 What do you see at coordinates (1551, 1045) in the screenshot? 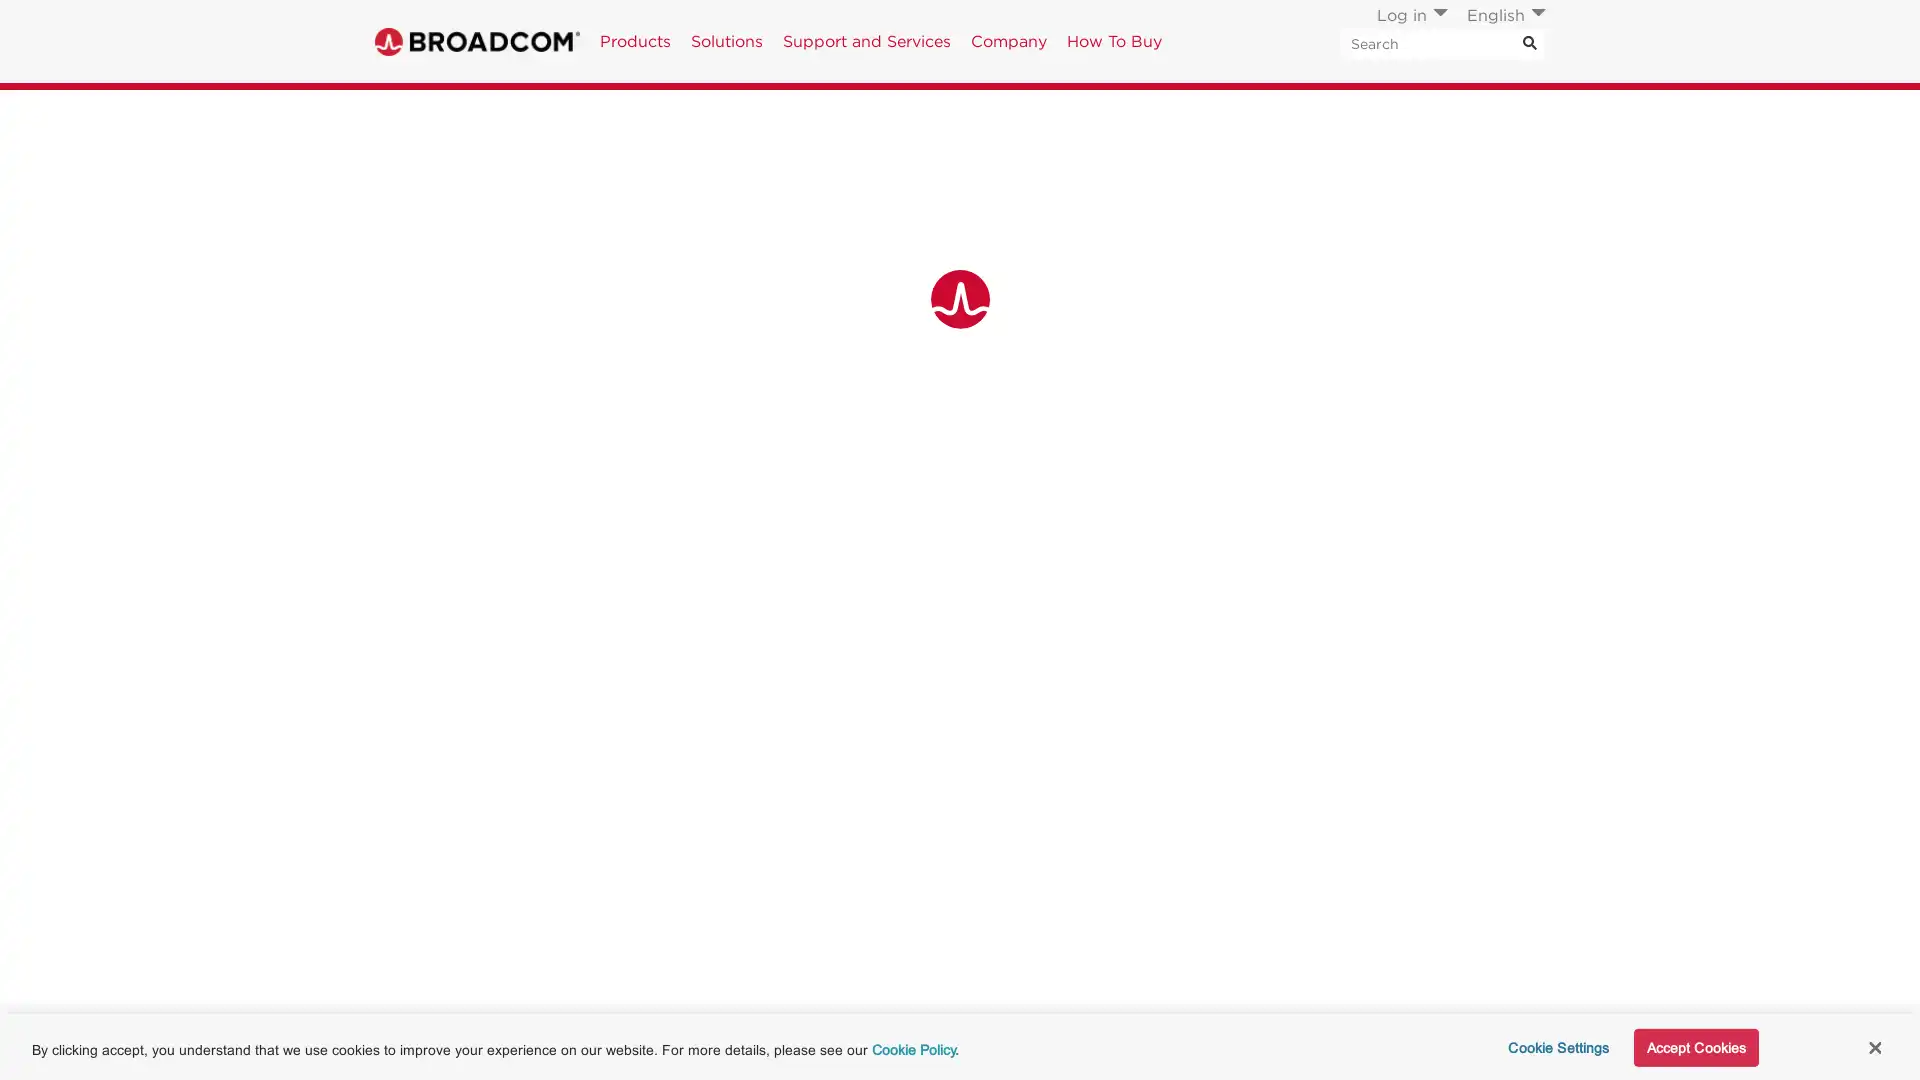
I see `Cookie Settings` at bounding box center [1551, 1045].